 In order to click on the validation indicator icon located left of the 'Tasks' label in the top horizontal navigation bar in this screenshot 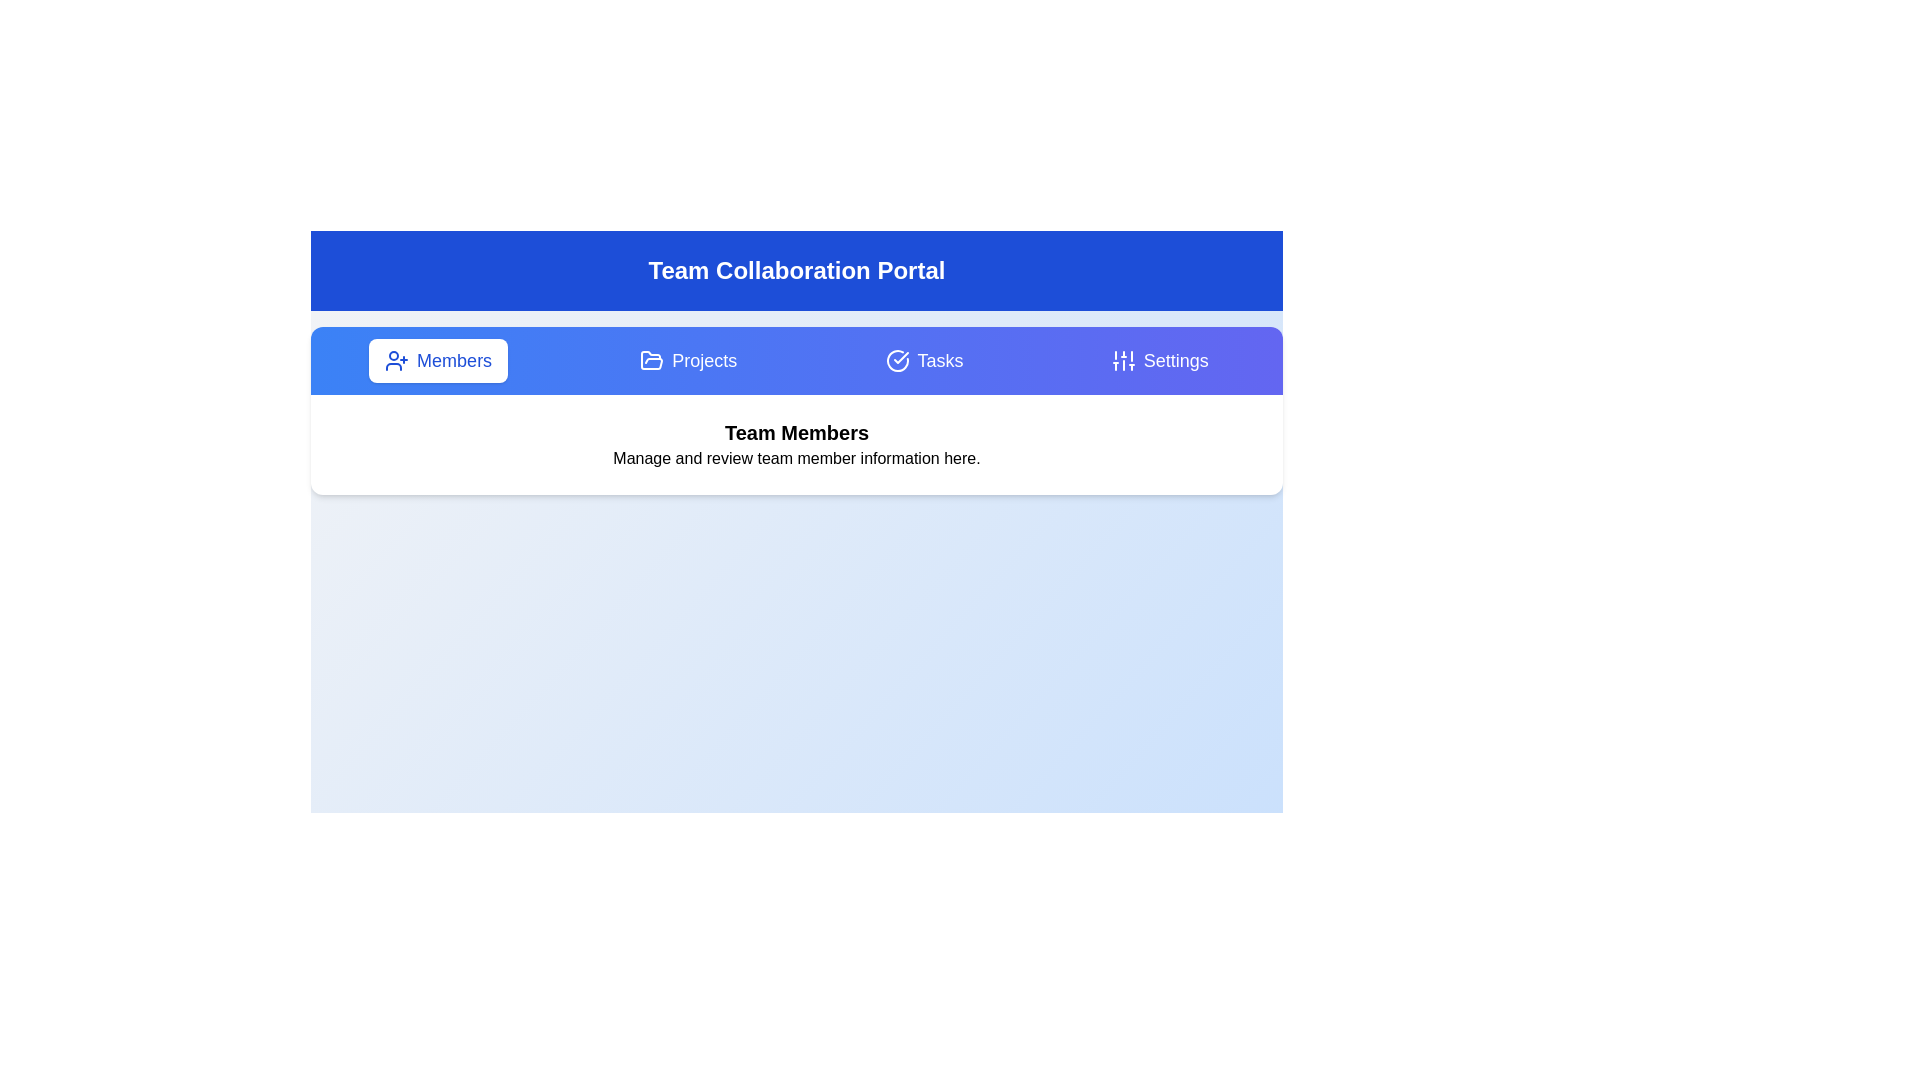, I will do `click(896, 361)`.